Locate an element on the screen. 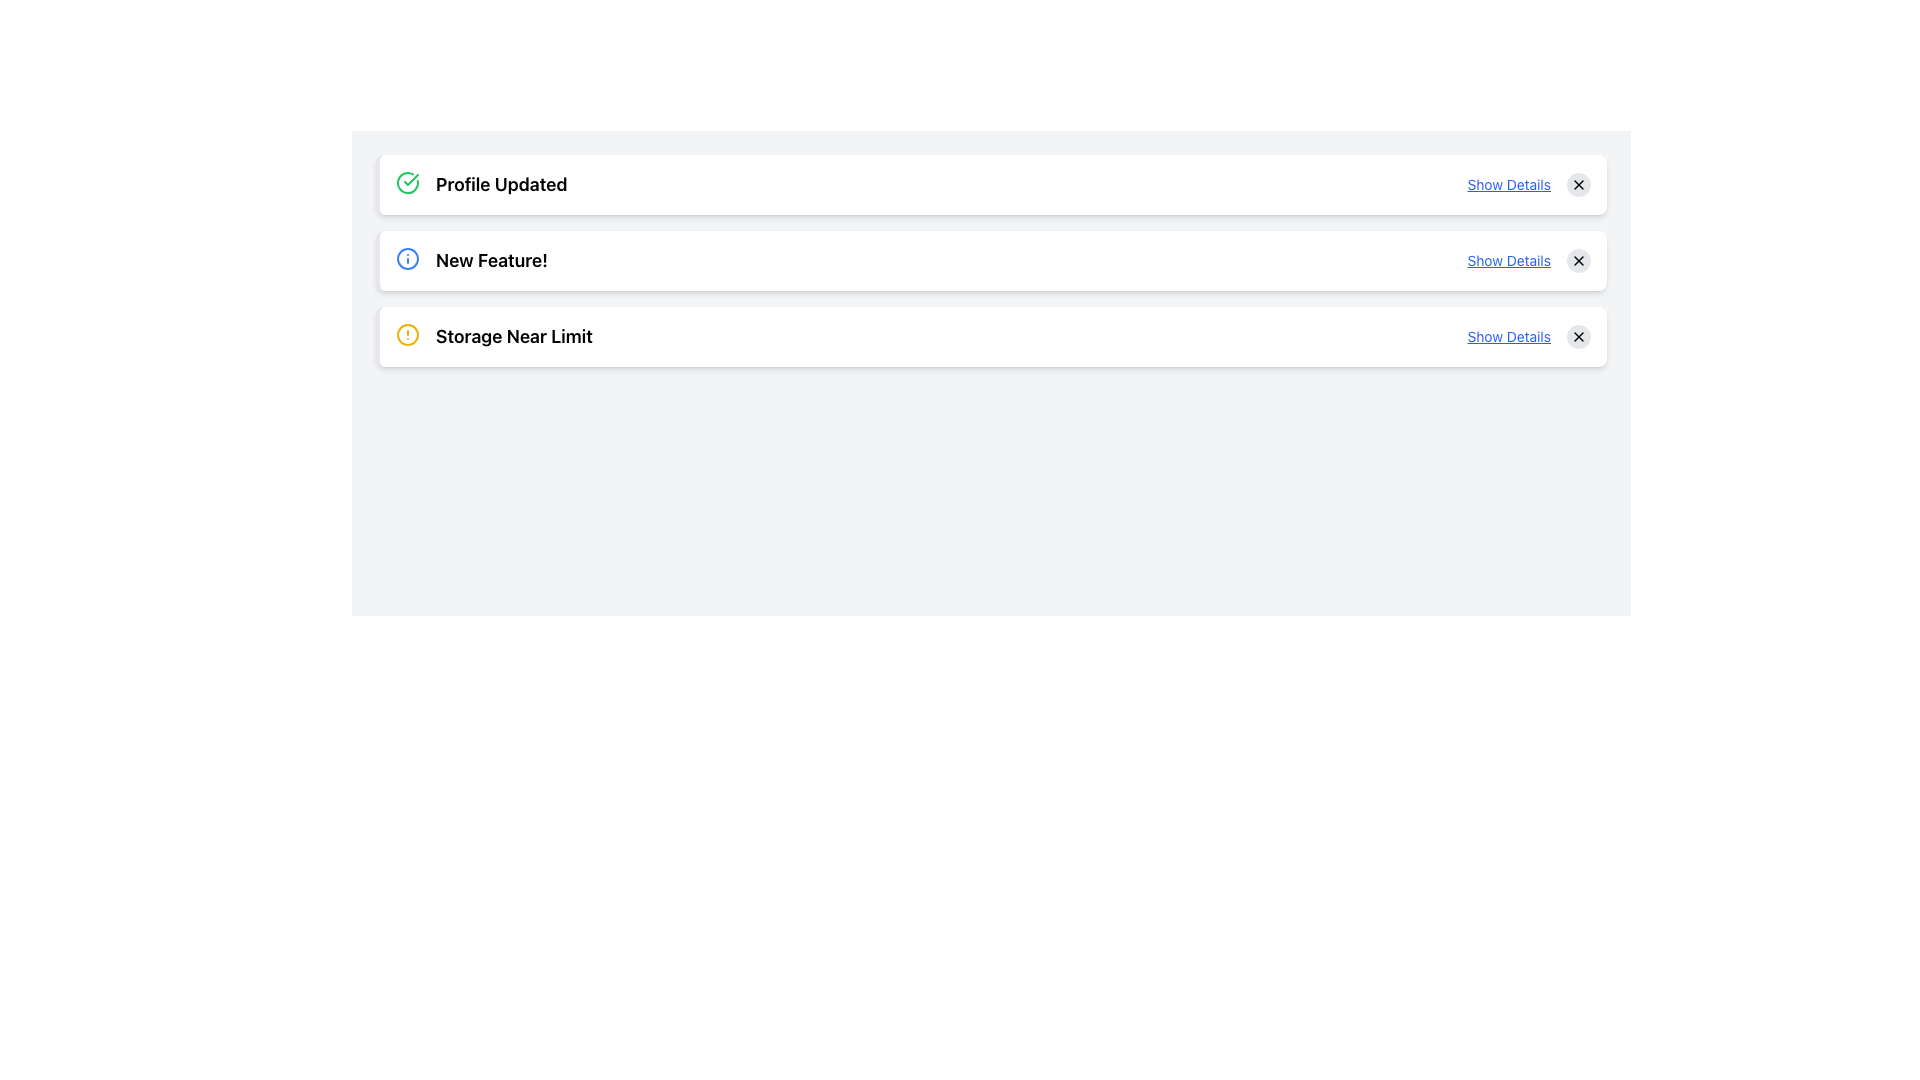  the text link located at the right end of the third row in the notifications list is located at coordinates (1509, 335).